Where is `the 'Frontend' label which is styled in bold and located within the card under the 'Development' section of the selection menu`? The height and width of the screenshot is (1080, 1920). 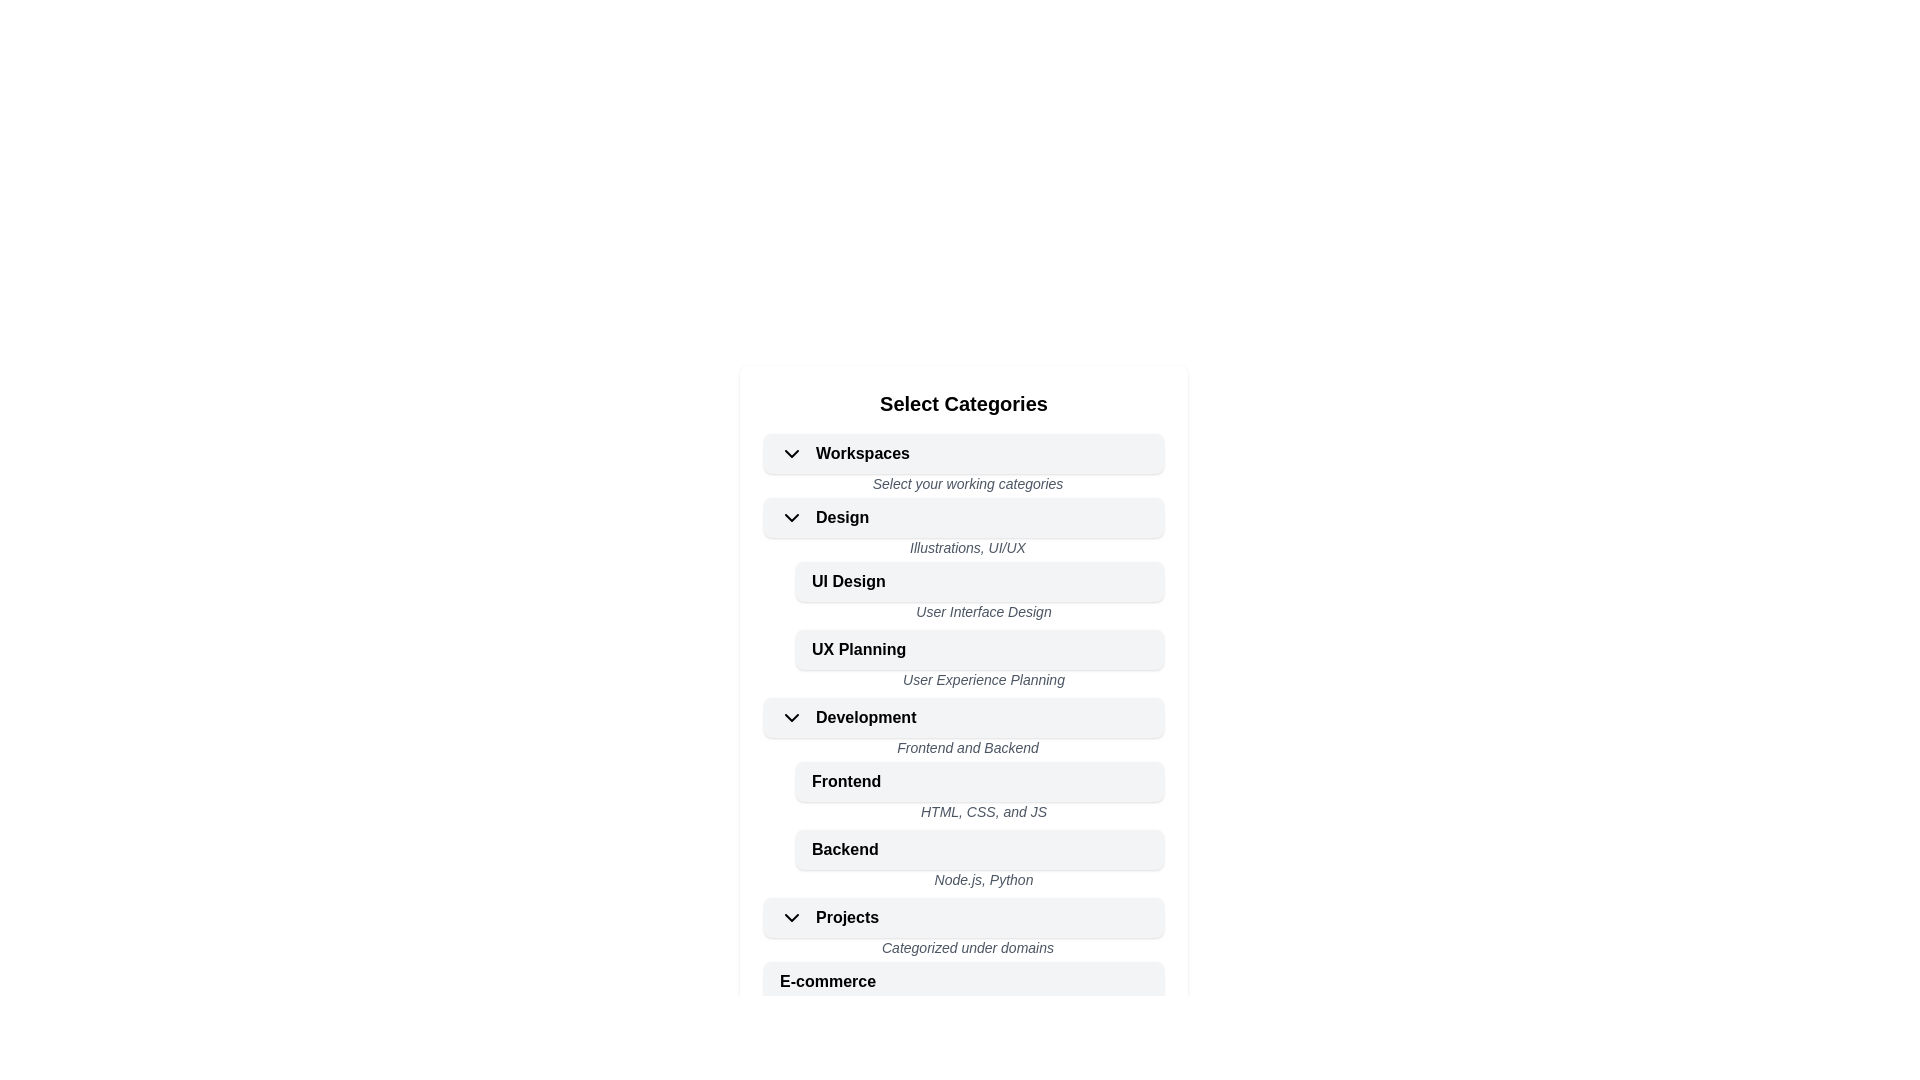 the 'Frontend' label which is styled in bold and located within the card under the 'Development' section of the selection menu is located at coordinates (846, 781).